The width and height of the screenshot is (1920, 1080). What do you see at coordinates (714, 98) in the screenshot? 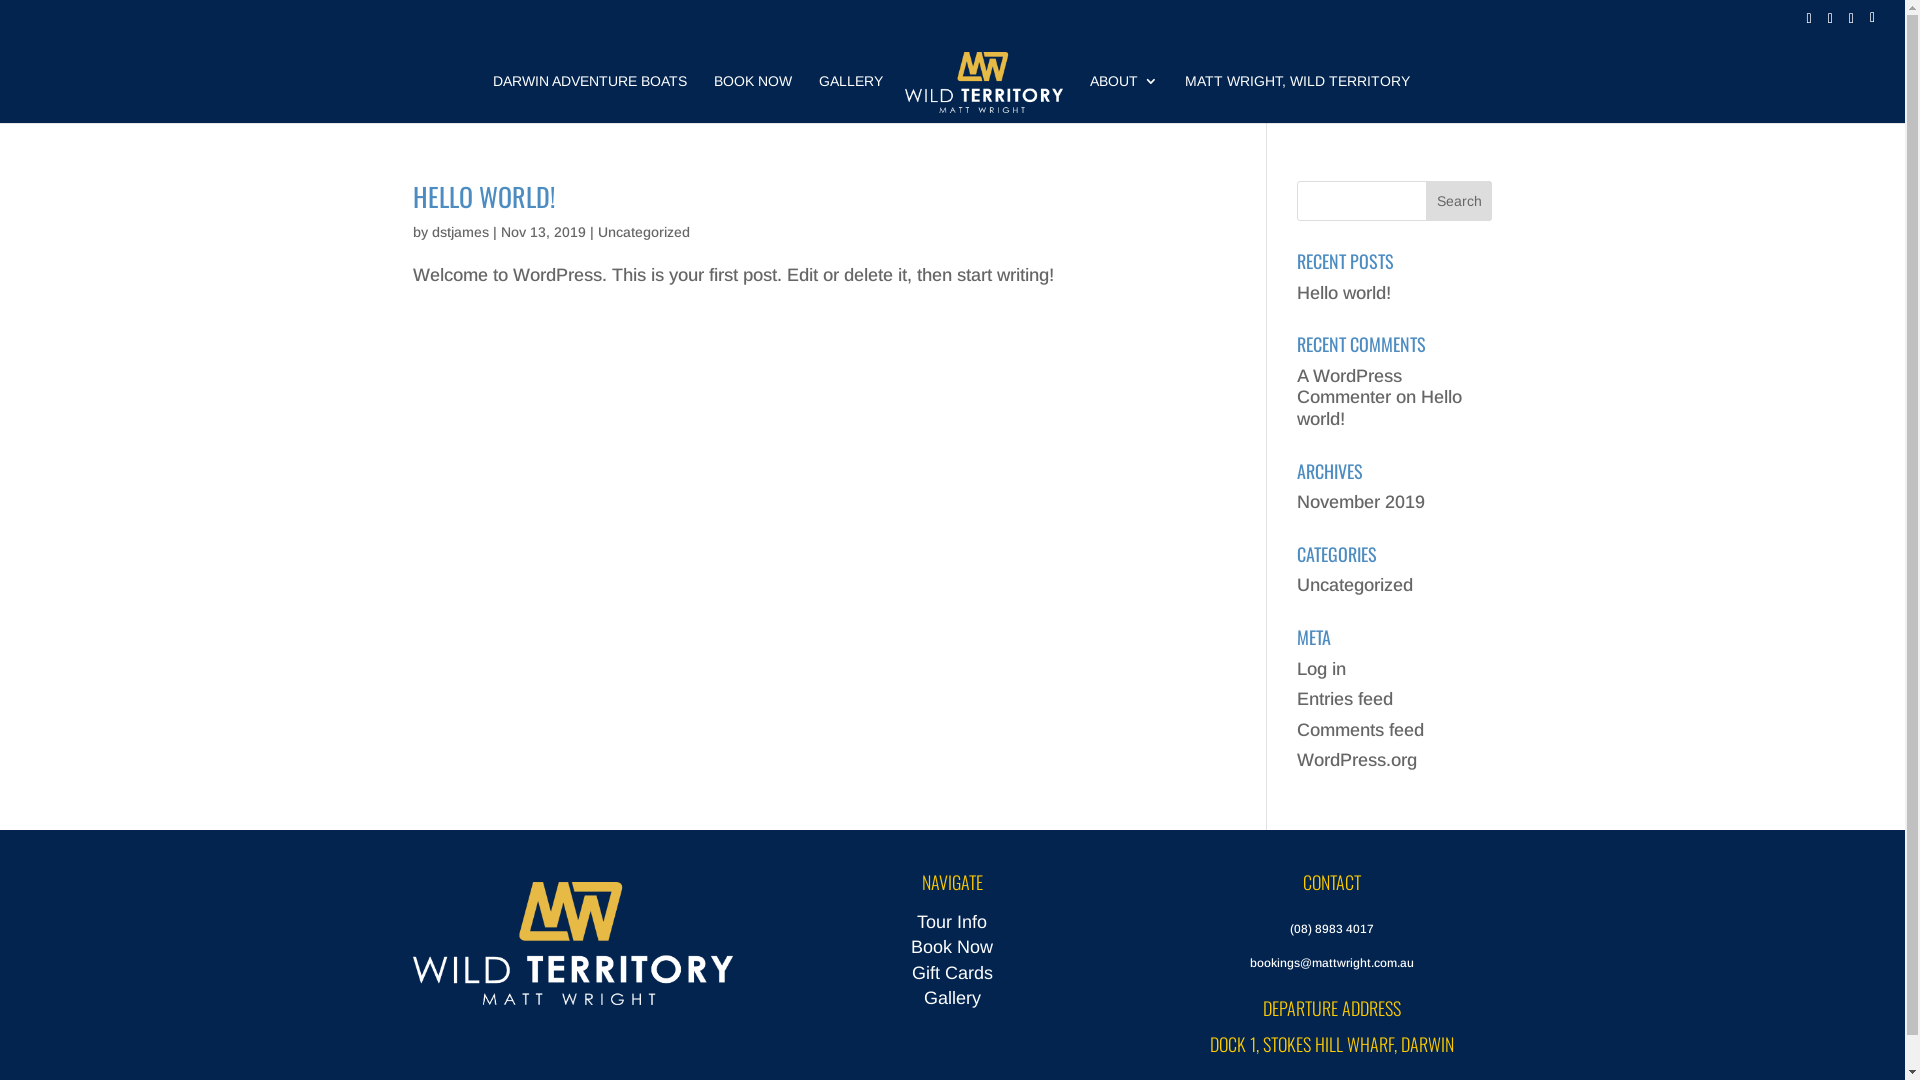
I see `'BOOK NOW'` at bounding box center [714, 98].